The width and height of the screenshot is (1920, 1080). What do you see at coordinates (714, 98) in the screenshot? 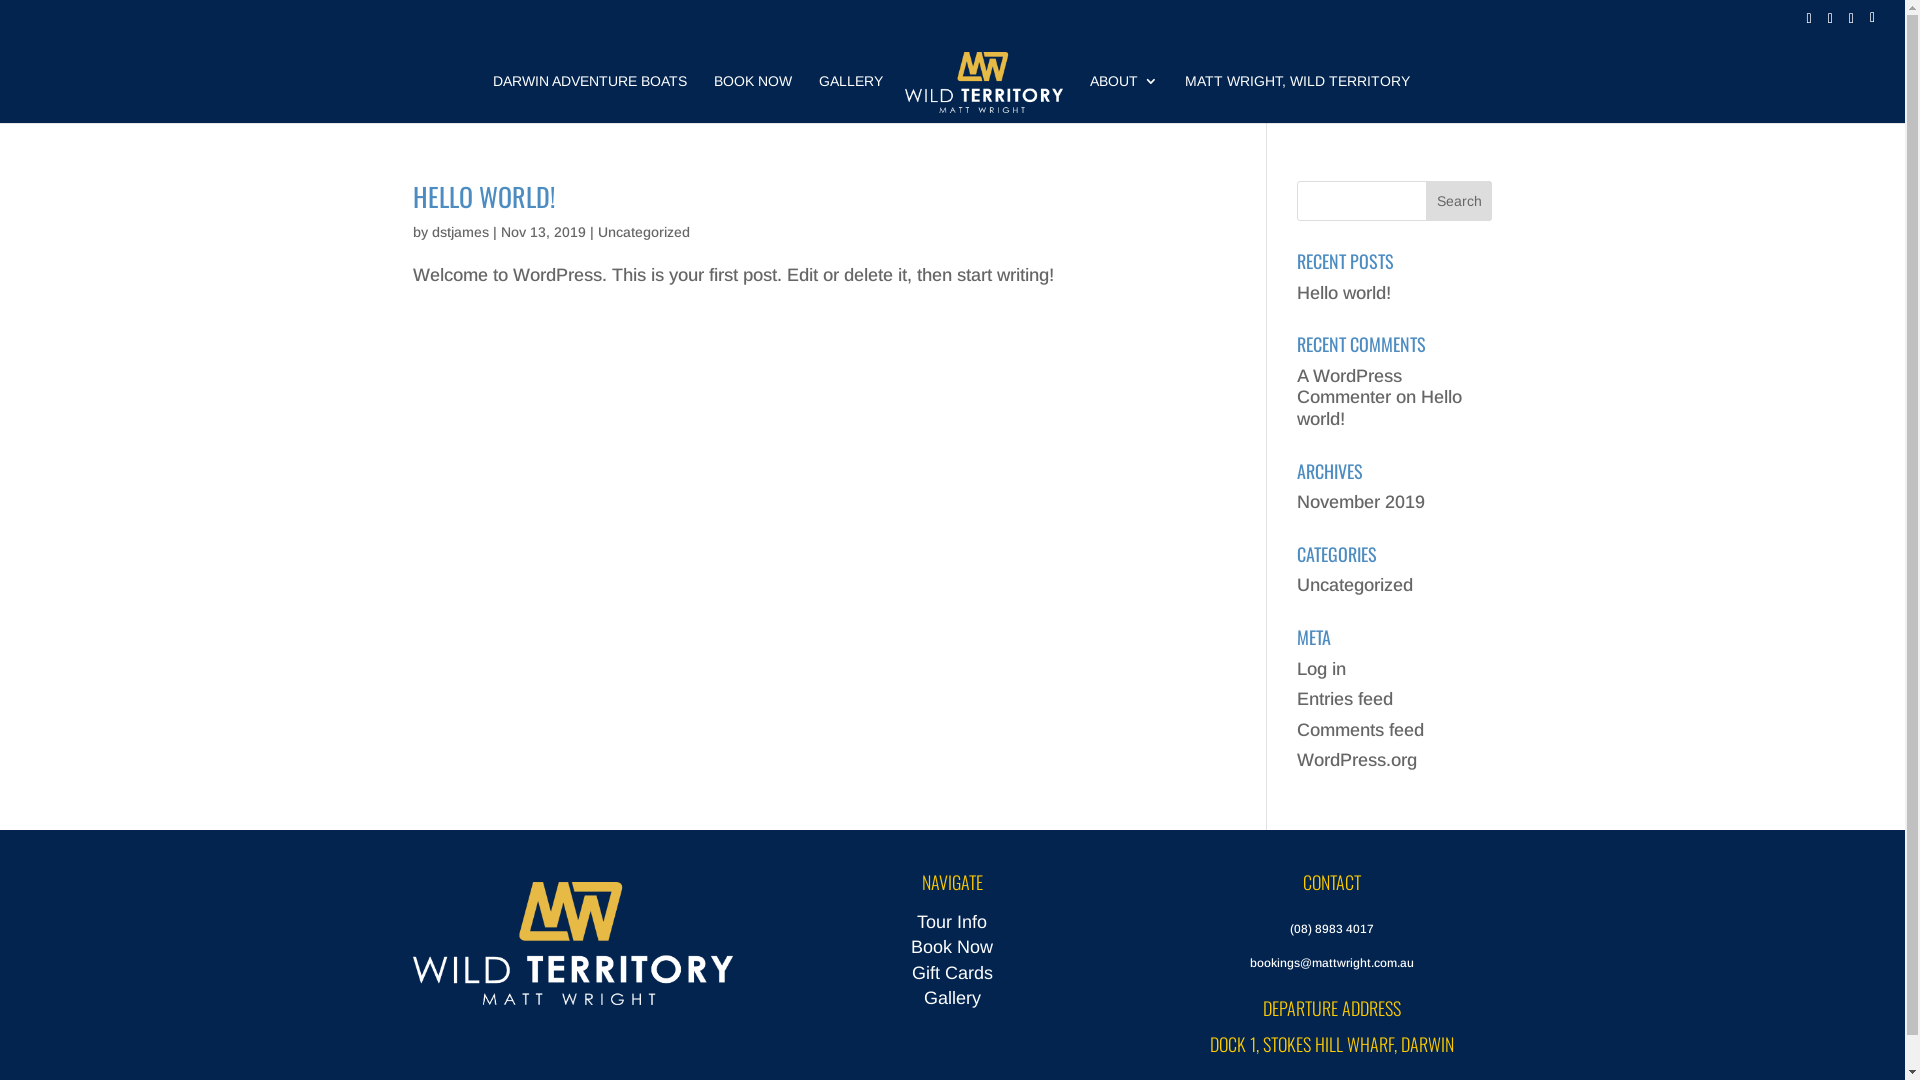
I see `'BOOK NOW'` at bounding box center [714, 98].